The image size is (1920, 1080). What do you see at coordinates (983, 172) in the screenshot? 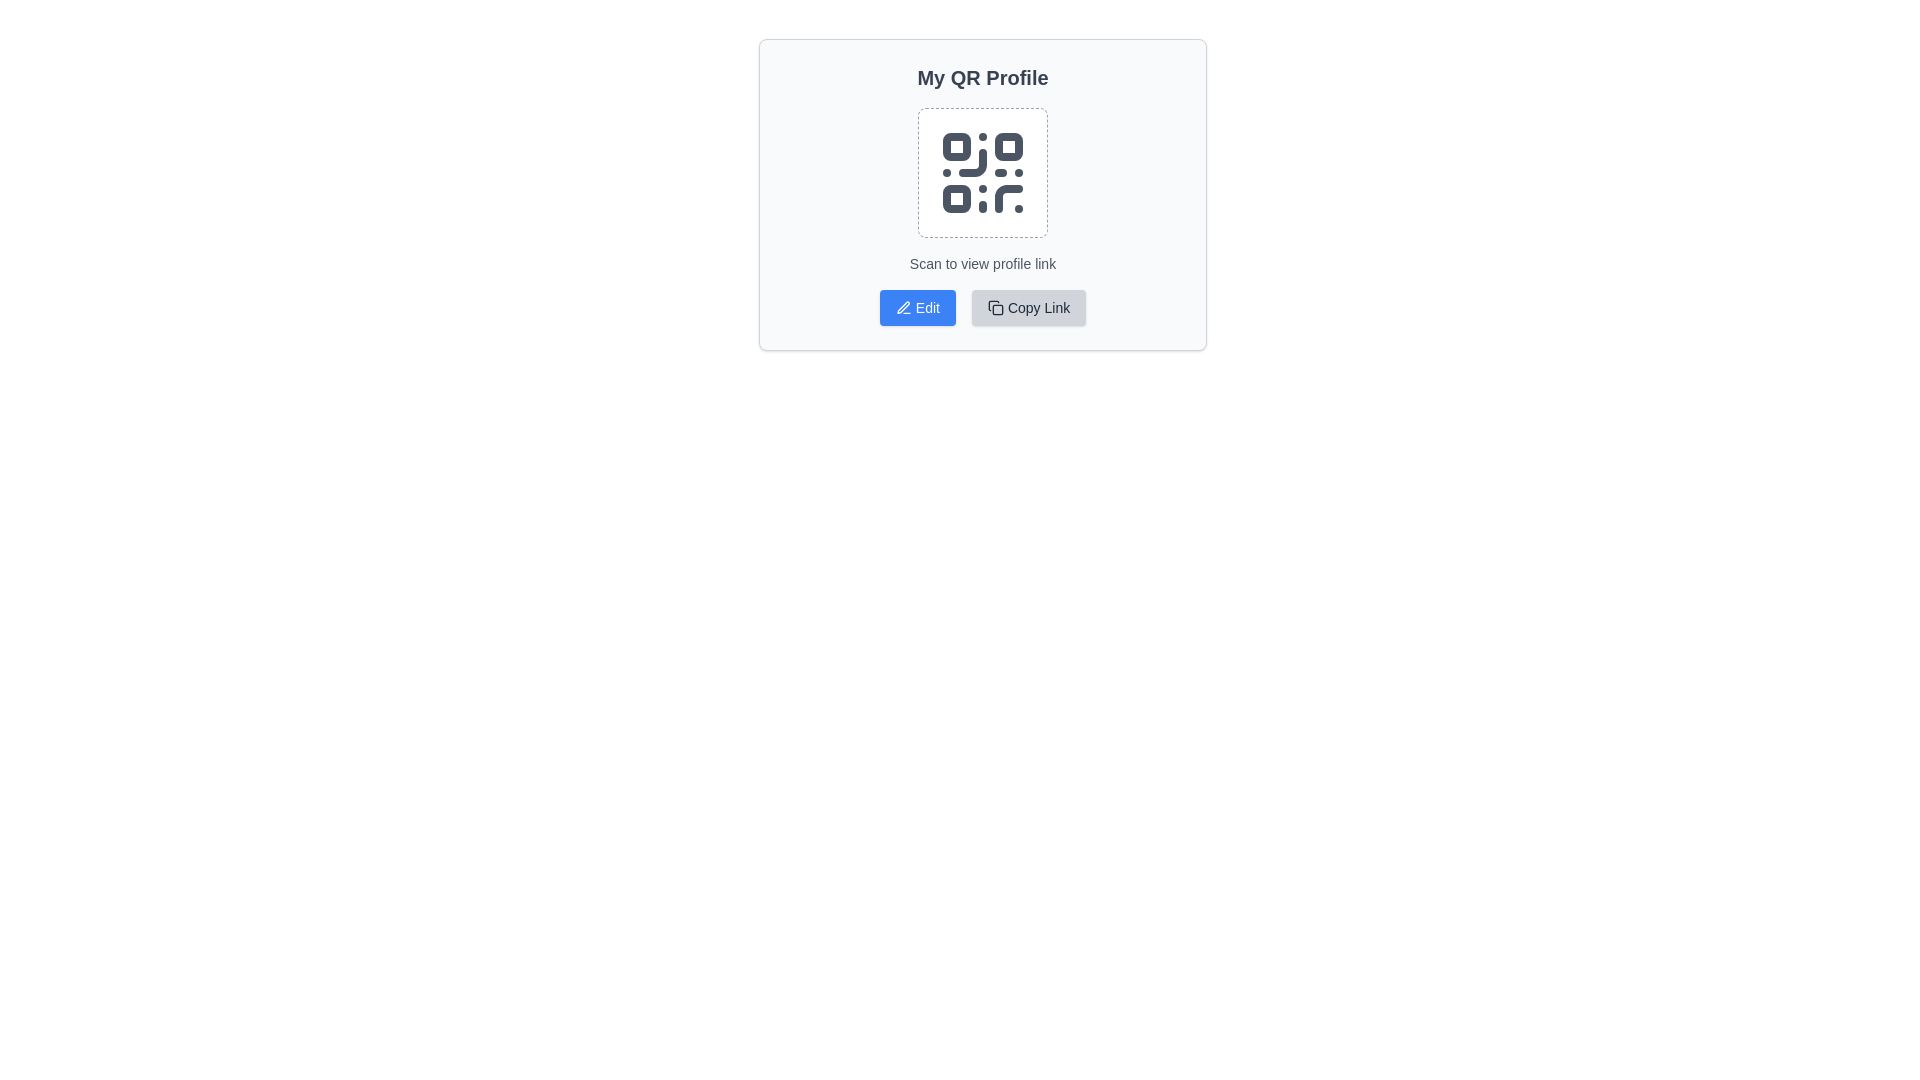
I see `the QR code icon located in the 'My QR Profile' section, positioned directly below the heading 'My QR Profile' and above the text 'Scan` at bounding box center [983, 172].